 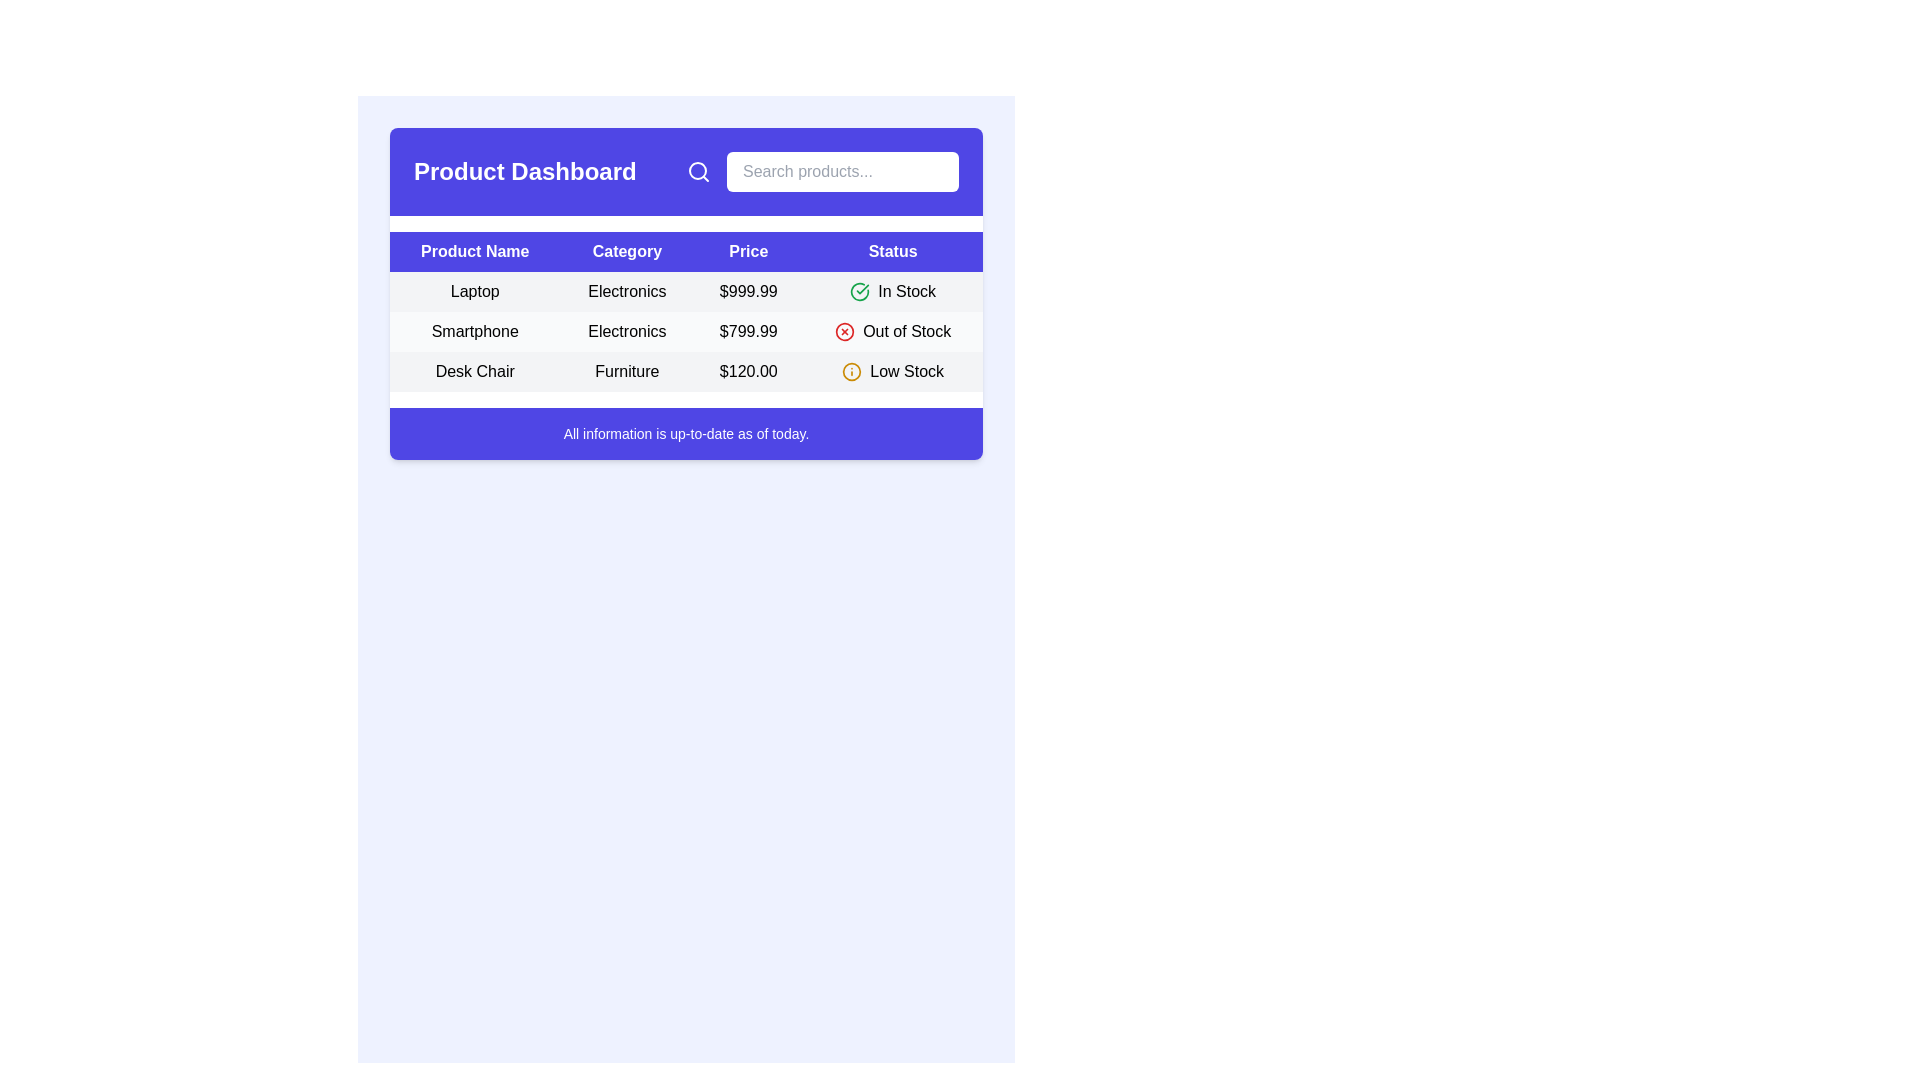 What do you see at coordinates (892, 292) in the screenshot?
I see `the availability status text with icon in the 'Status' column of the first row of the product information table, which indicates that the item is available for purchase` at bounding box center [892, 292].